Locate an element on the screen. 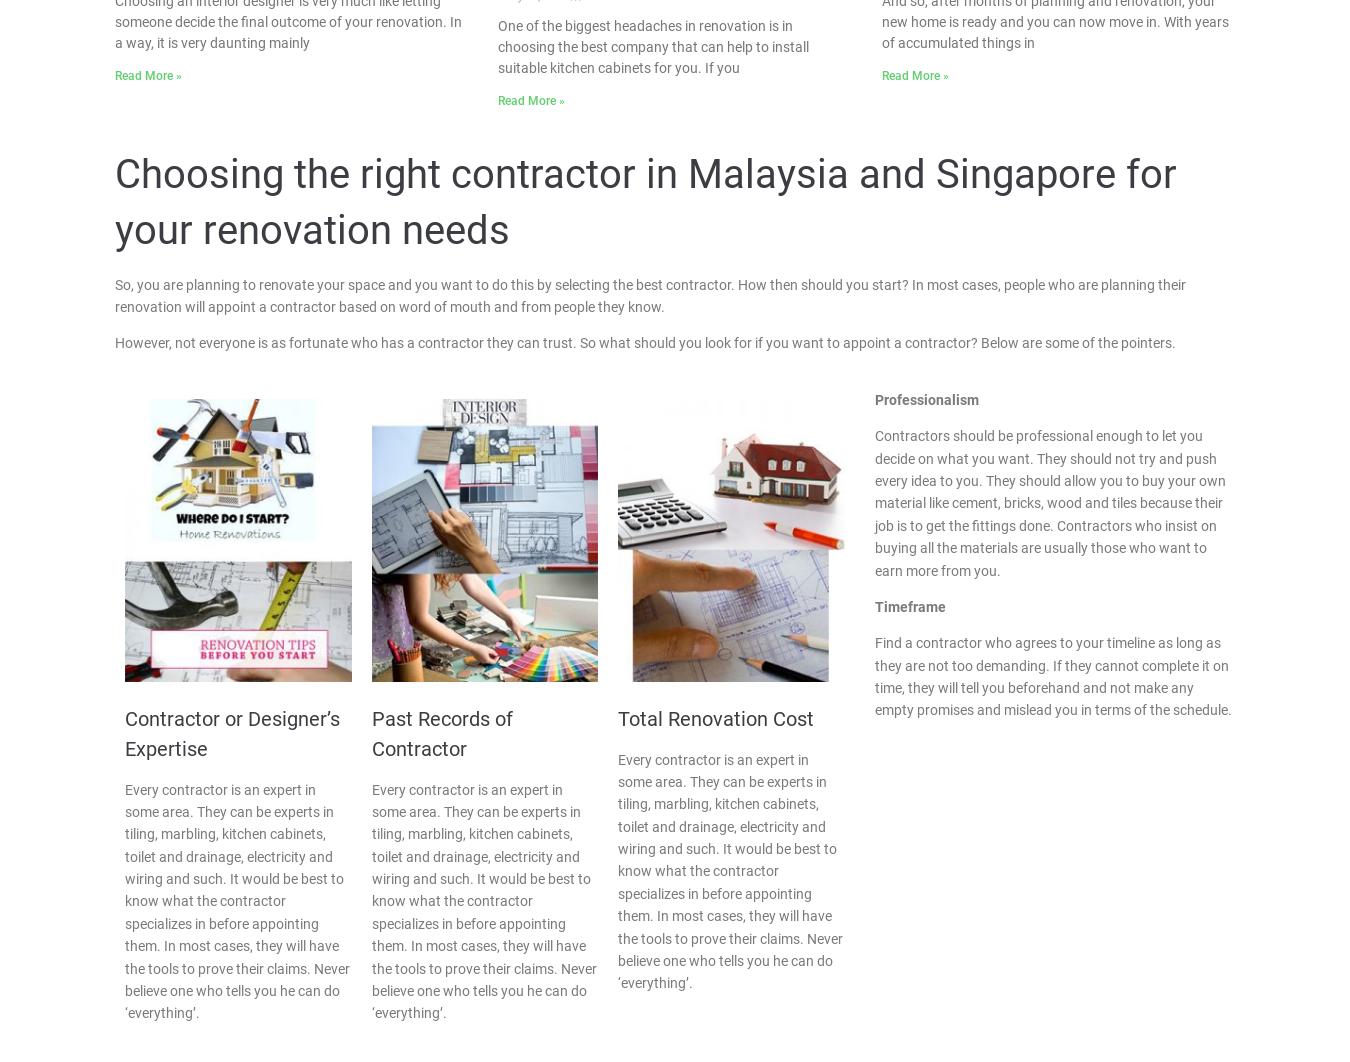 Image resolution: width=1350 pixels, height=1062 pixels. 'One of the biggest headaches in renovation is in choosing the best company that can help to install suitable kitchen cabinets for you. If you' is located at coordinates (497, 47).